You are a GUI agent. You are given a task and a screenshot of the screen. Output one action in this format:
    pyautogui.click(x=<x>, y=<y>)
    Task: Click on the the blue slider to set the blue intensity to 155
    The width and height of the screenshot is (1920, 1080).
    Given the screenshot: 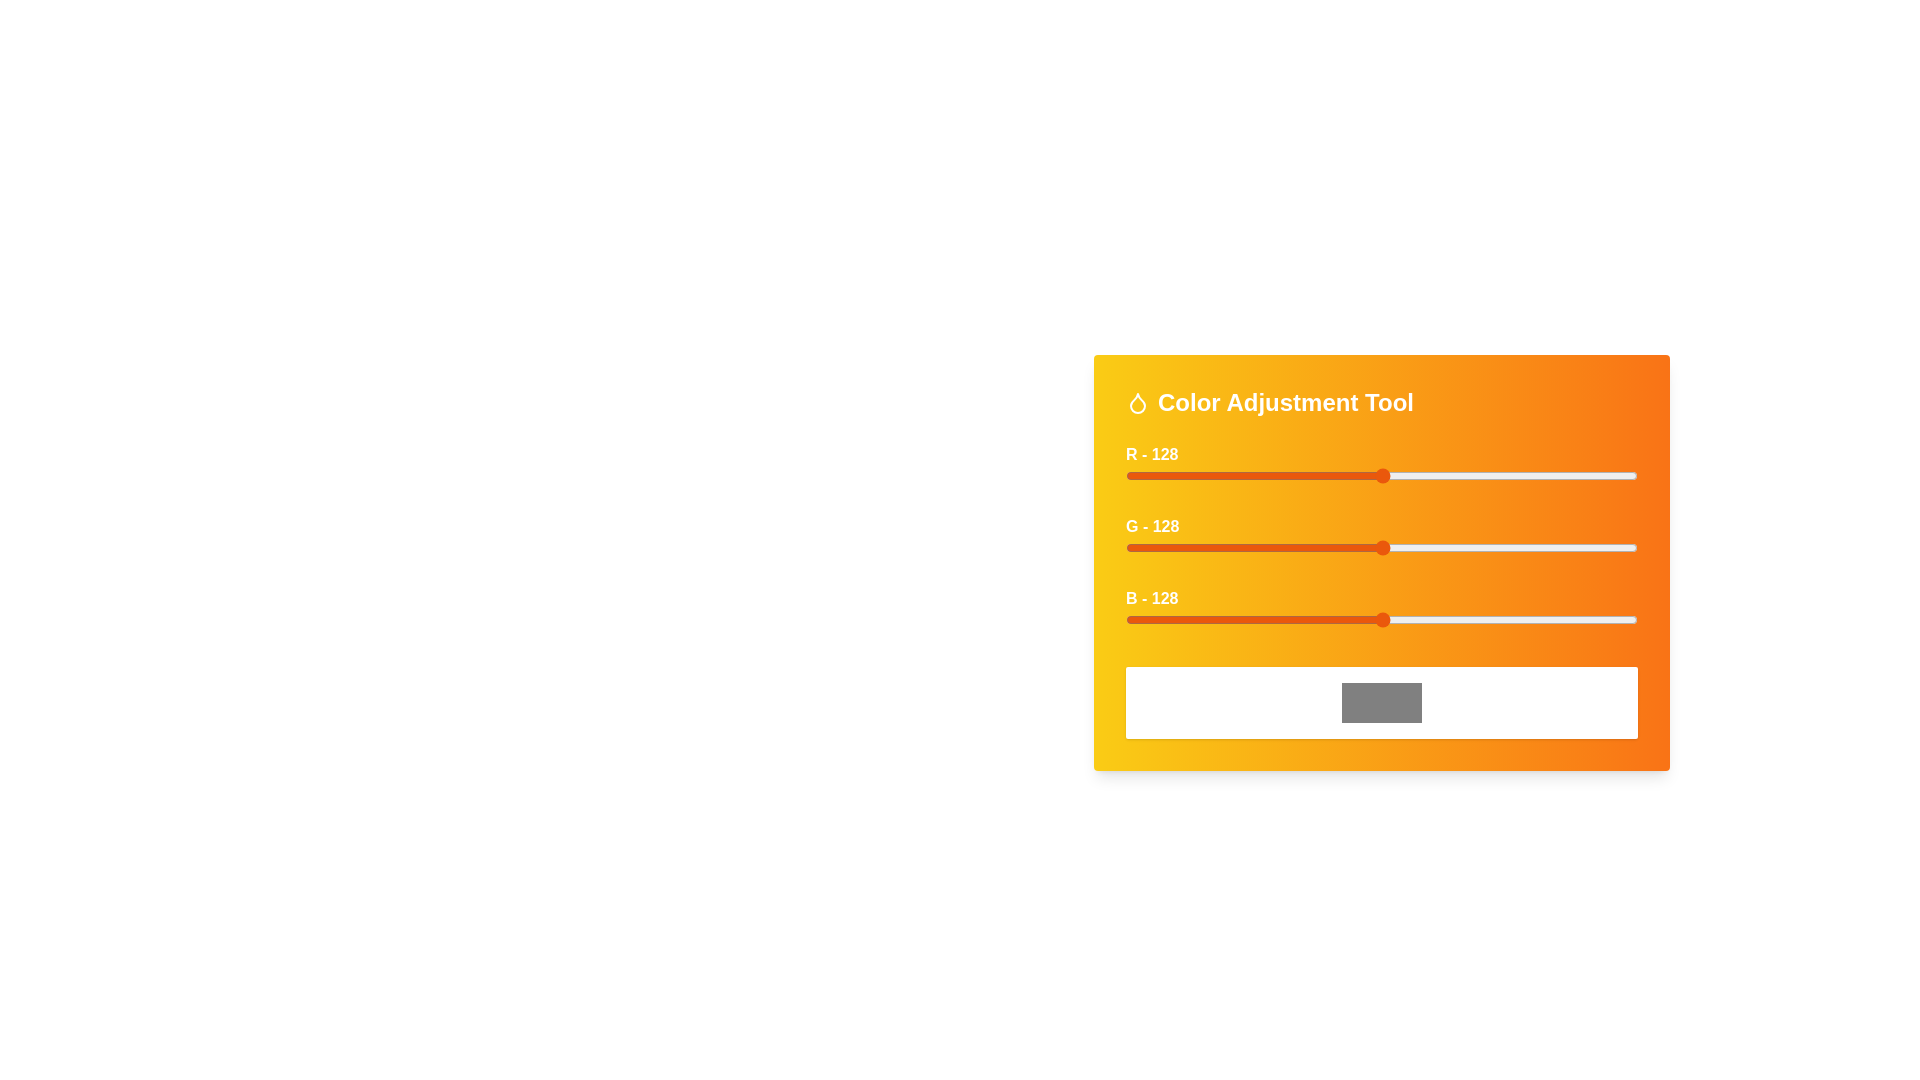 What is the action you would take?
    pyautogui.click(x=1436, y=619)
    